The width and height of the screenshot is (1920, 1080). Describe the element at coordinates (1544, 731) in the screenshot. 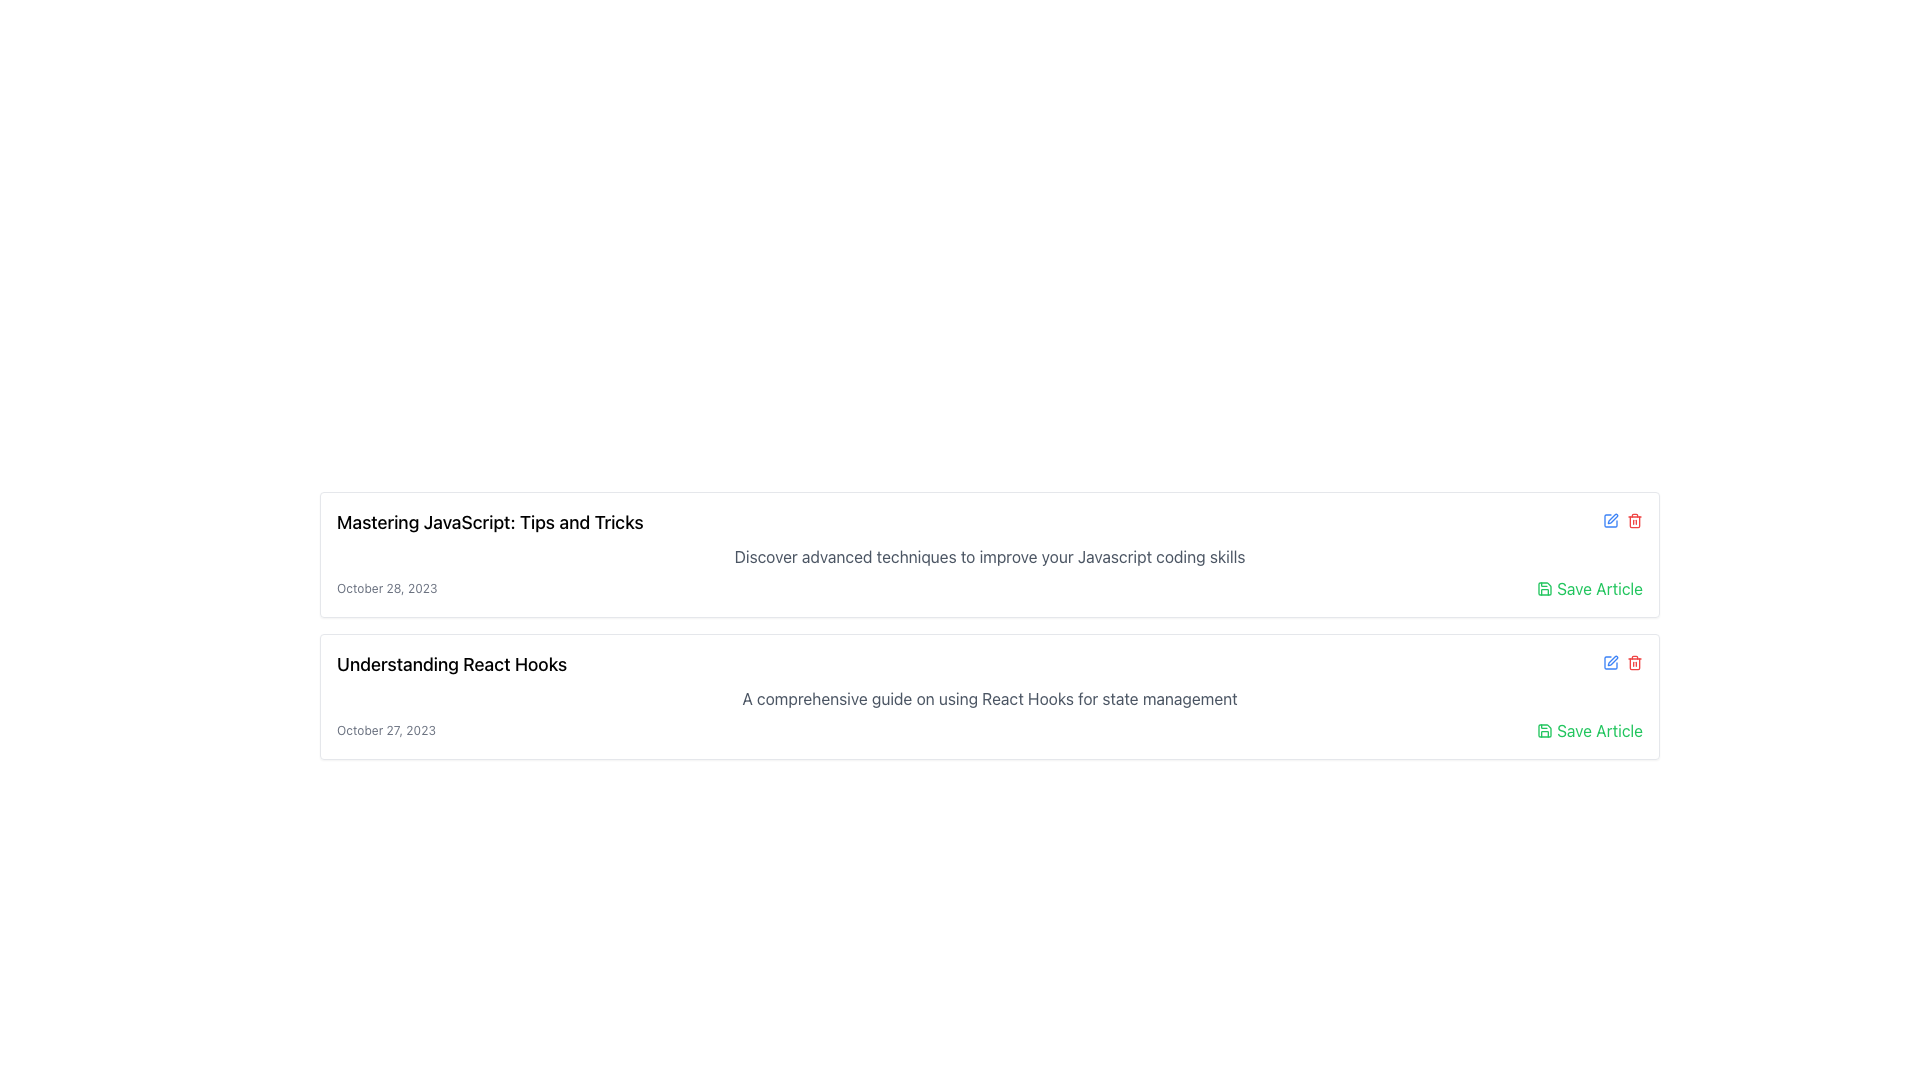

I see `the 'Save Article' button icon located on the right-hand side of the button's label` at that location.